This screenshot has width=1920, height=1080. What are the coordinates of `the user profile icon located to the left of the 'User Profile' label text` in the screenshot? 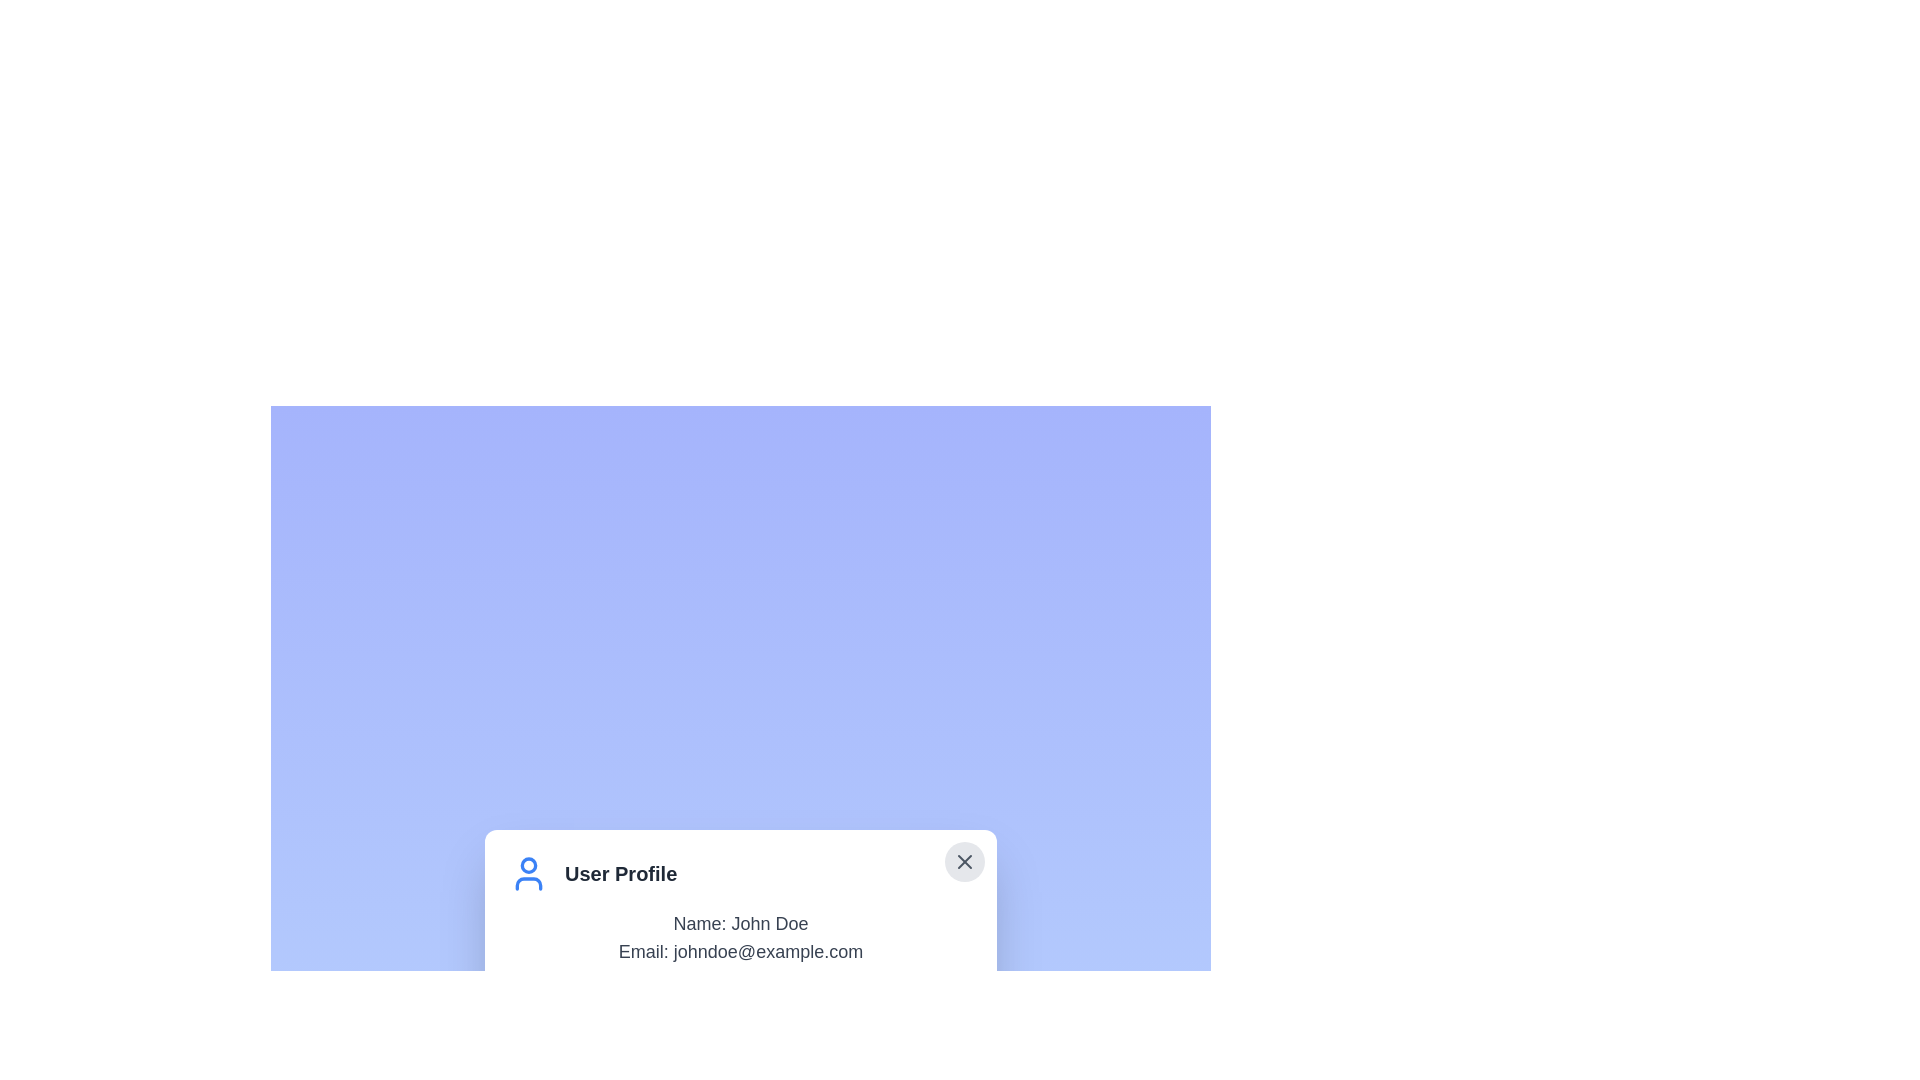 It's located at (528, 873).